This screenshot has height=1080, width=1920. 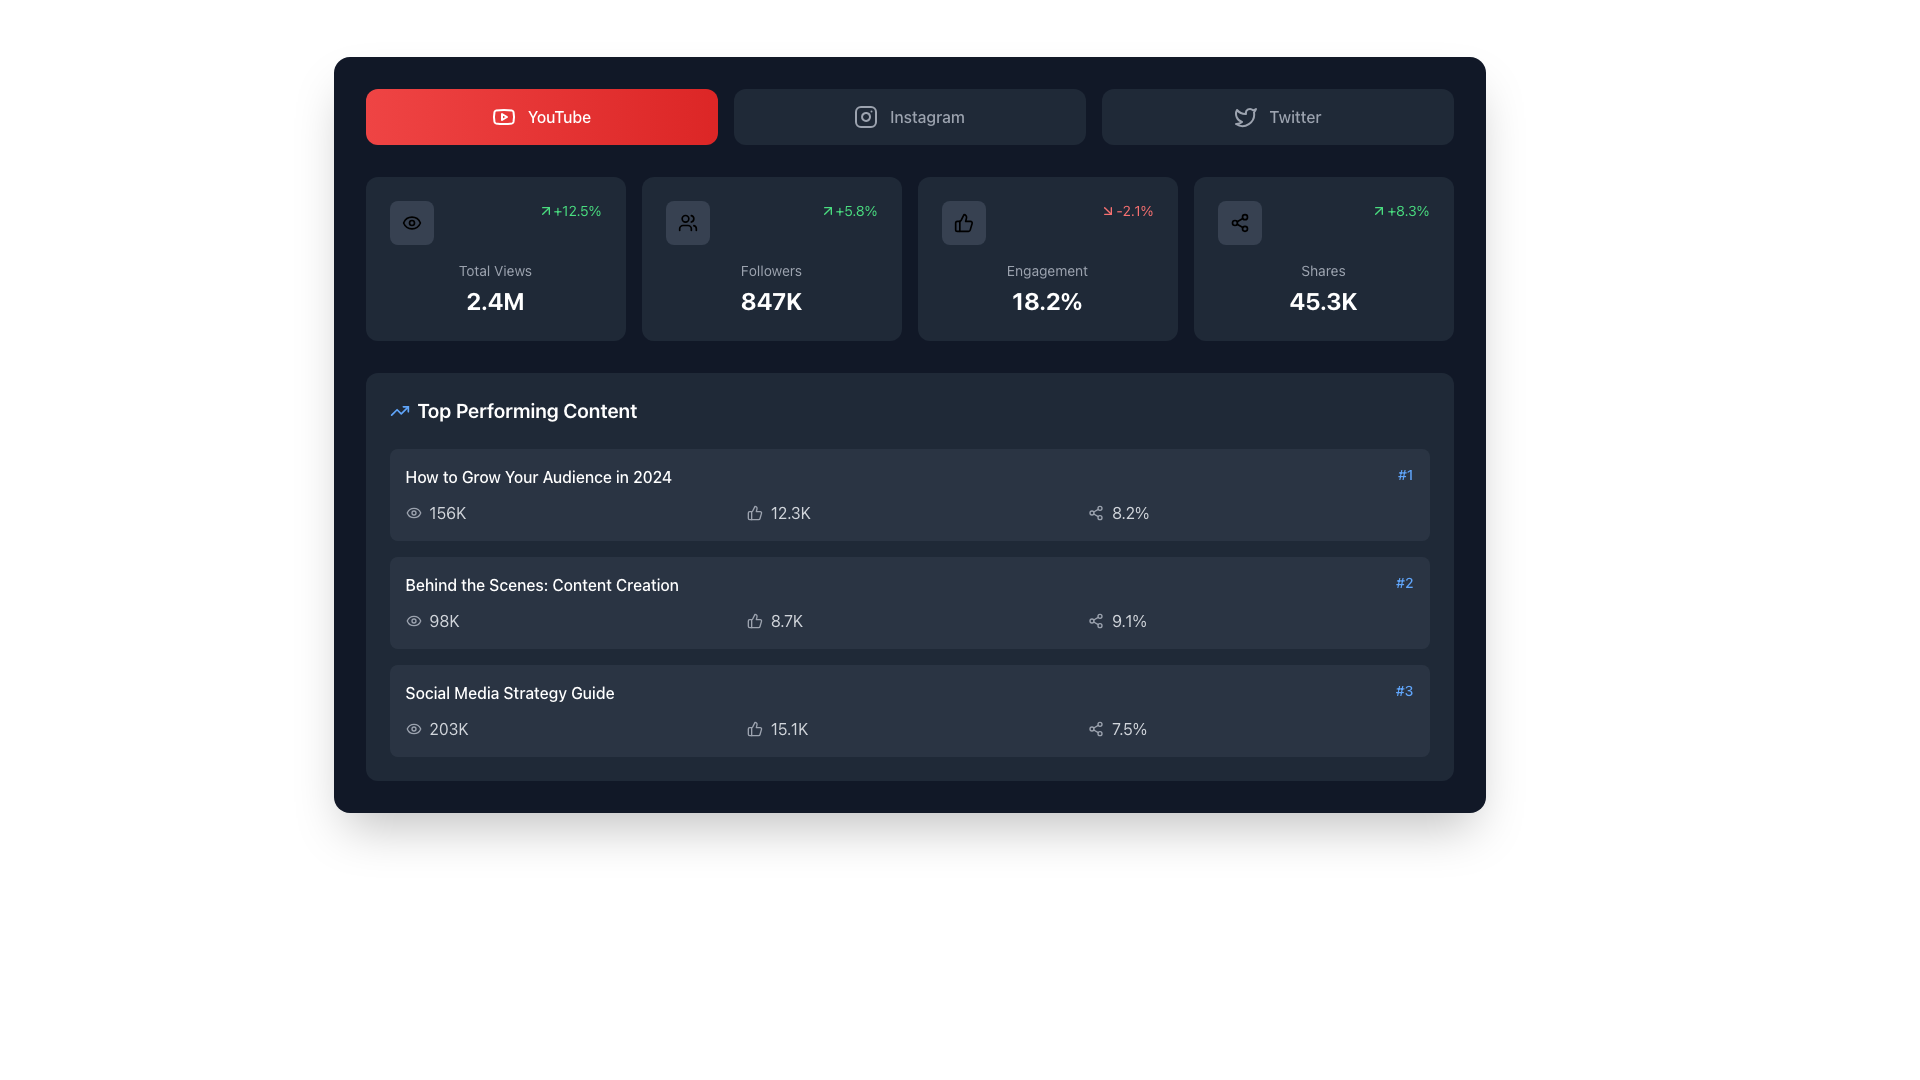 What do you see at coordinates (410, 223) in the screenshot?
I see `the informational icon indicating total views, located to the left of the text '+12.5%' and above 'Total Views 2.4M'` at bounding box center [410, 223].